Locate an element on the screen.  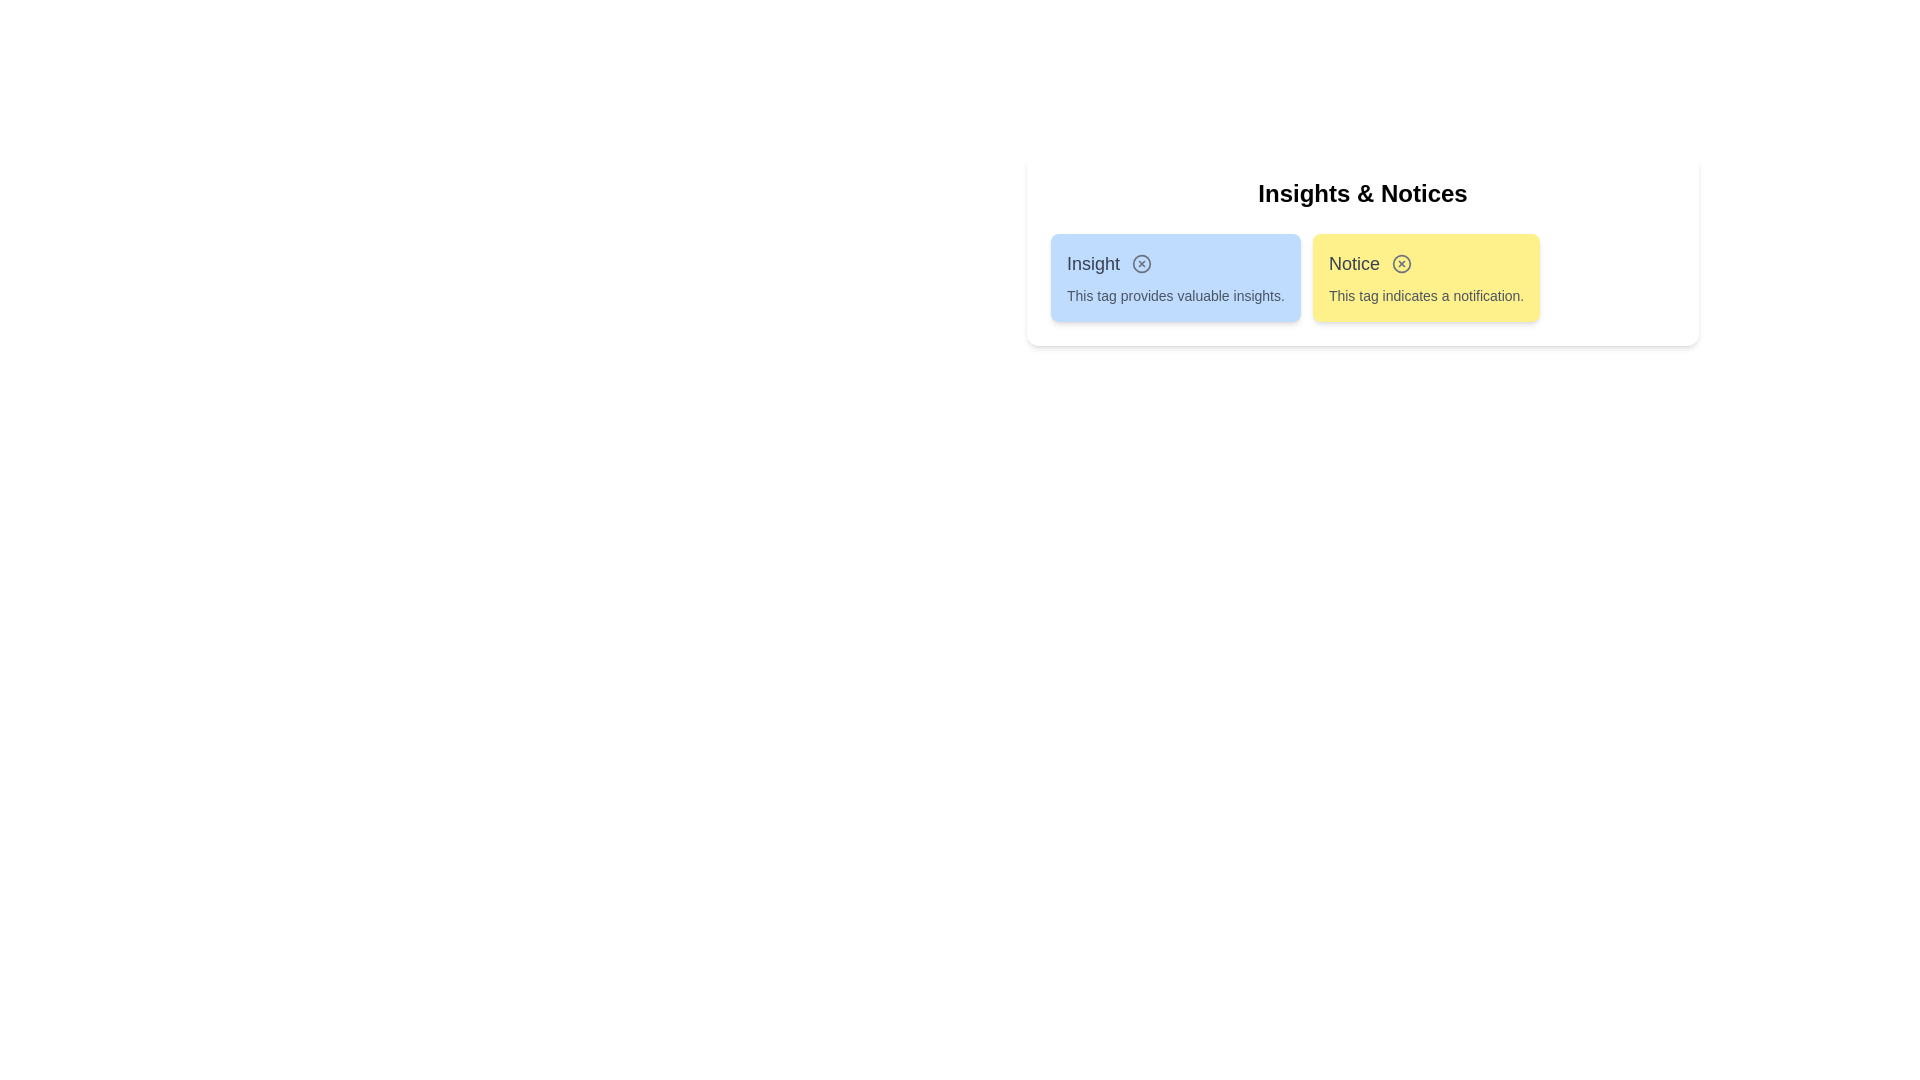
the tag Notice to read its description is located at coordinates (1425, 277).